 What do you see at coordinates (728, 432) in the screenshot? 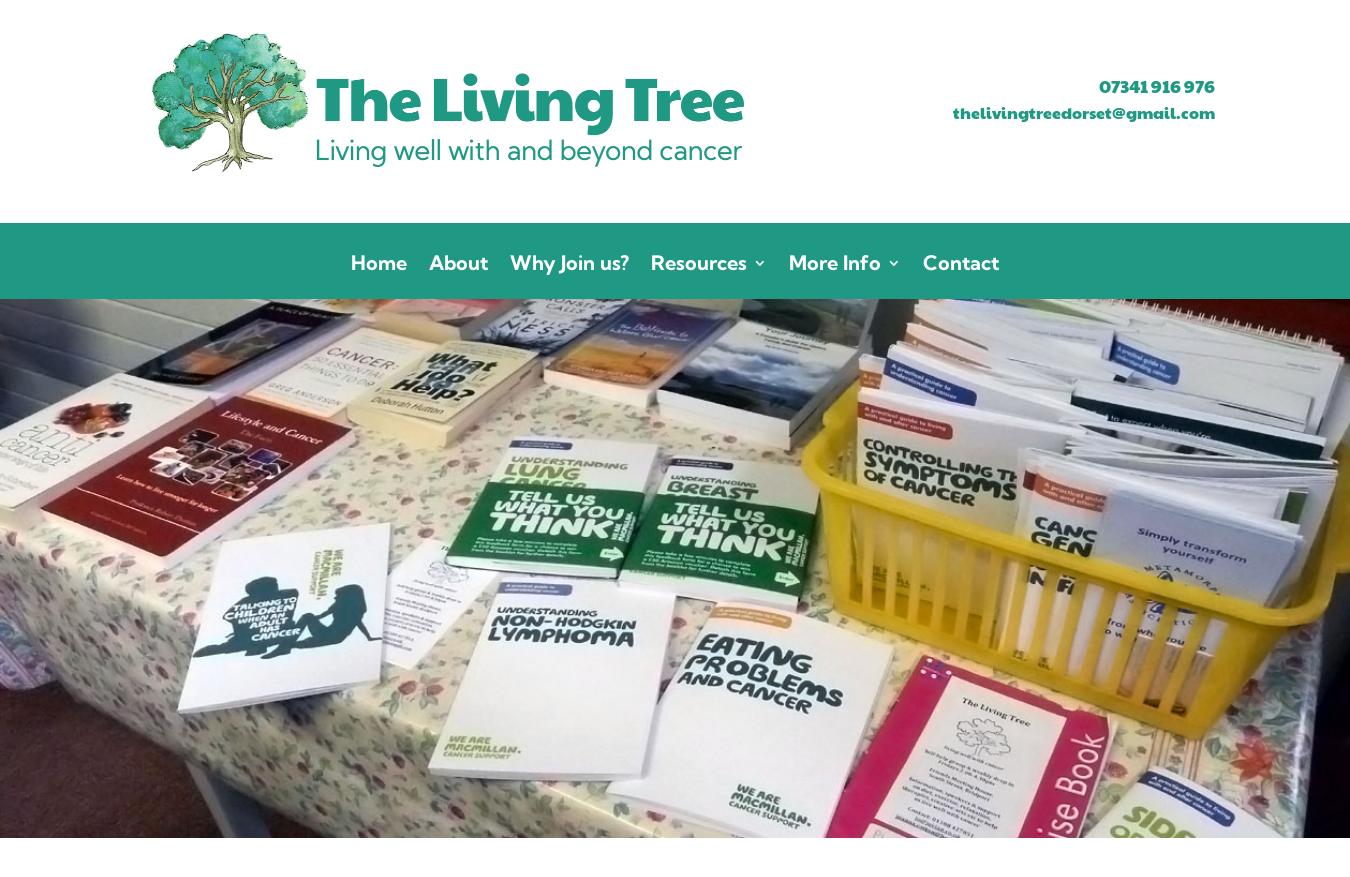
I see `'Find Other Support'` at bounding box center [728, 432].